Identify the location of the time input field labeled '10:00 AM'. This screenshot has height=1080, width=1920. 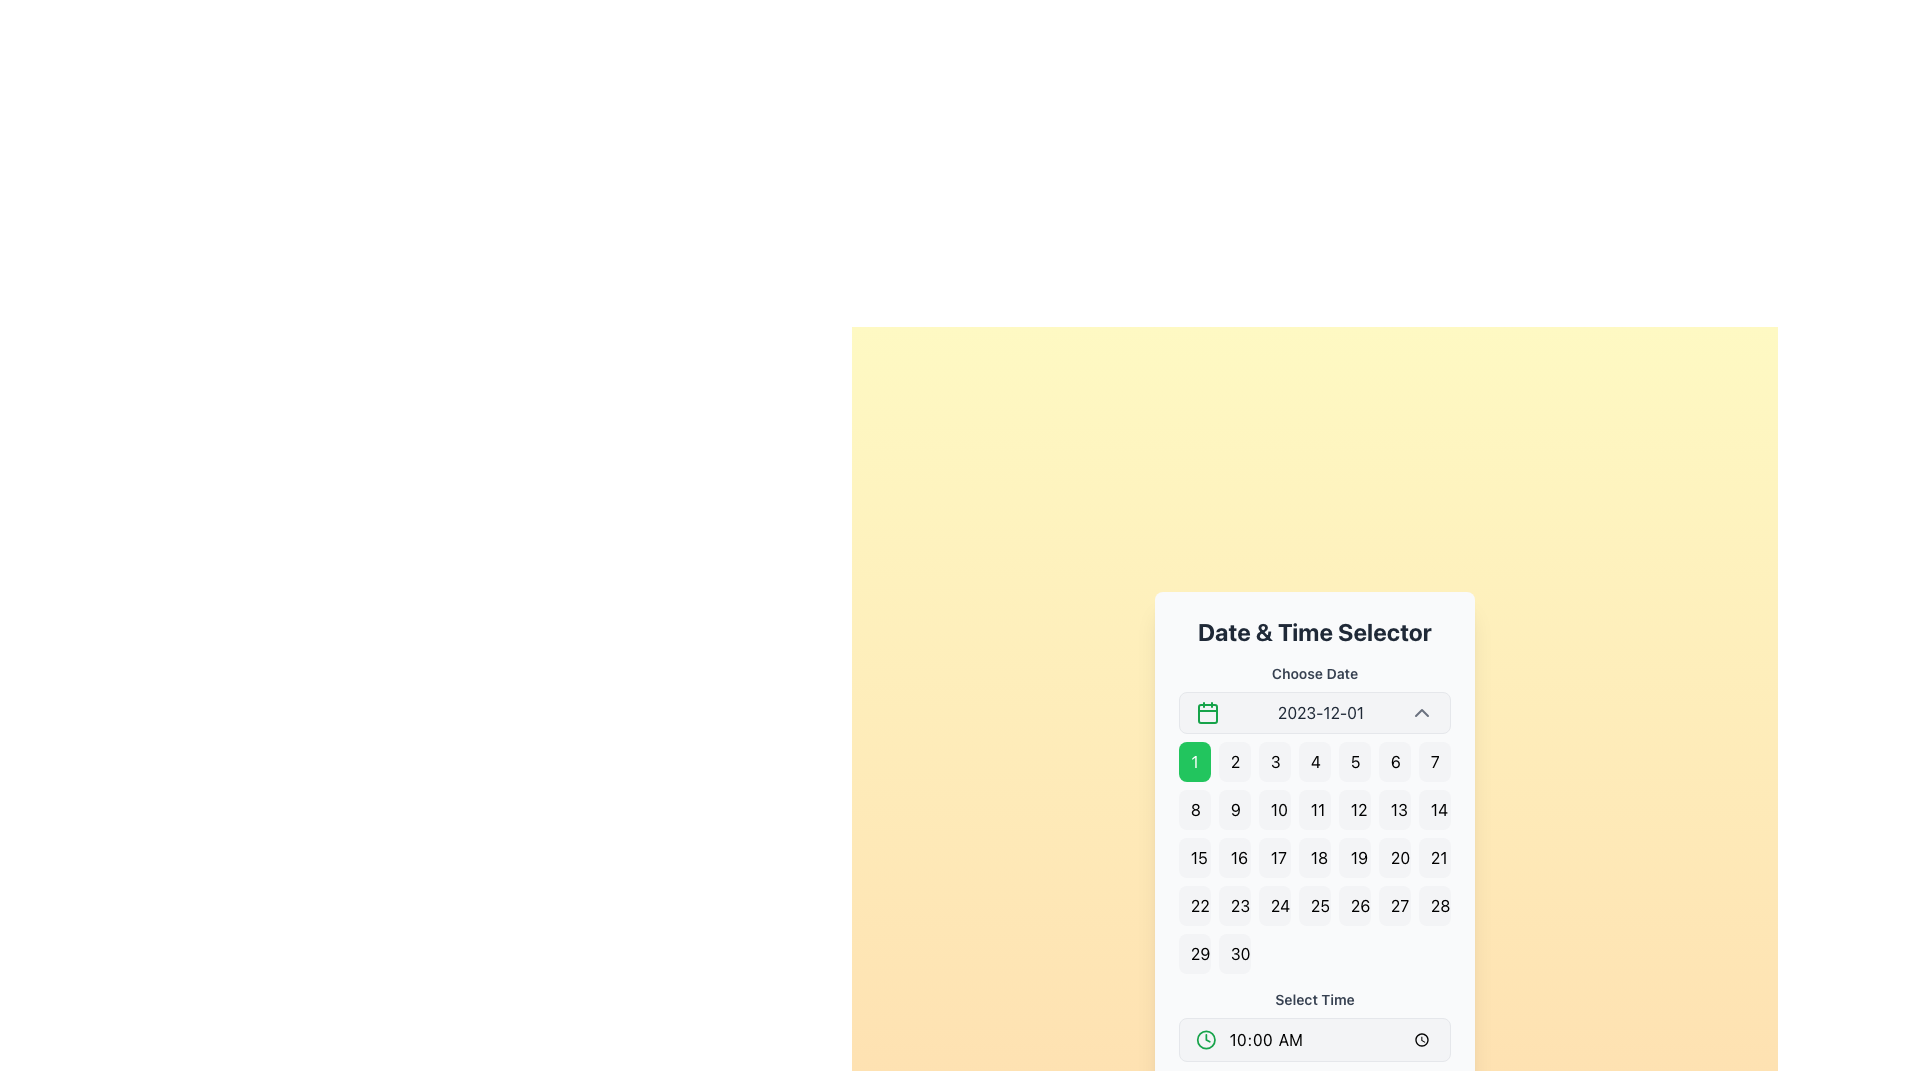
(1331, 1039).